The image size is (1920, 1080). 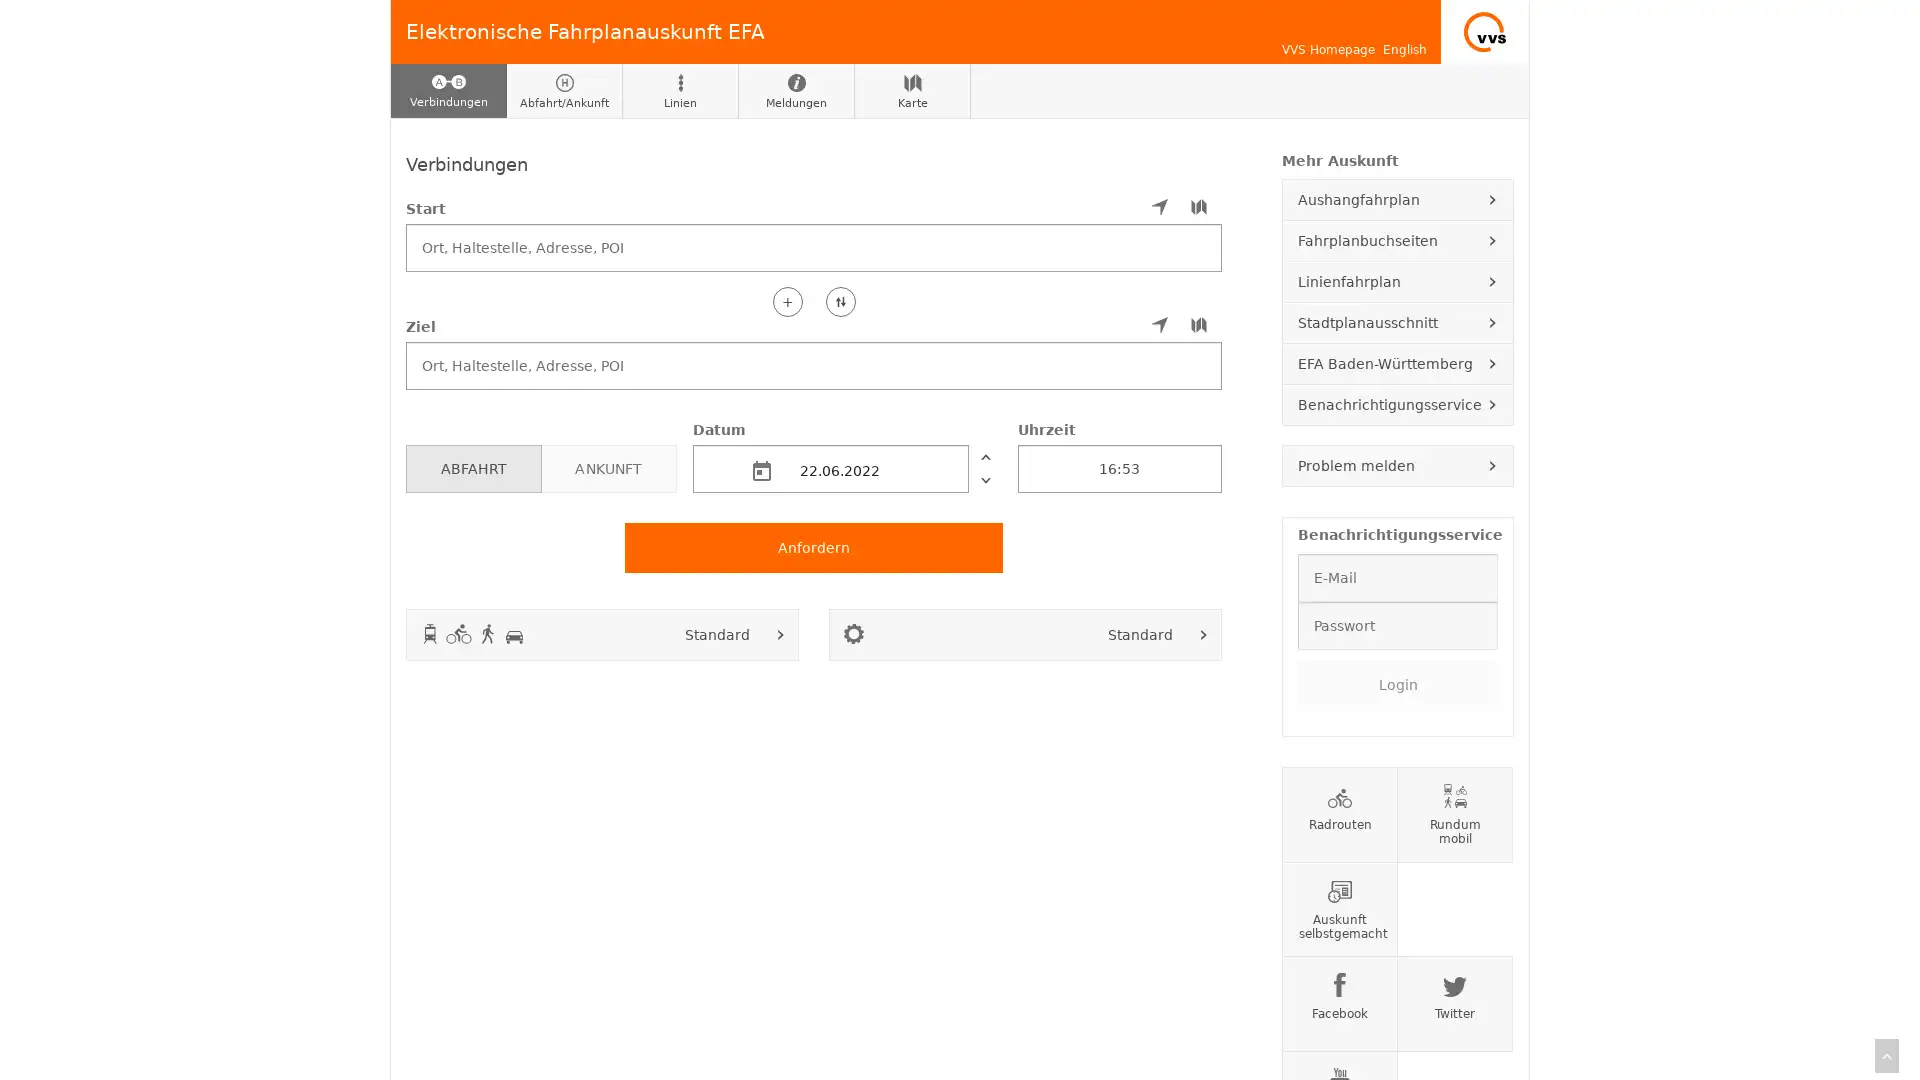 What do you see at coordinates (761, 470) in the screenshot?
I see `md-calendar` at bounding box center [761, 470].